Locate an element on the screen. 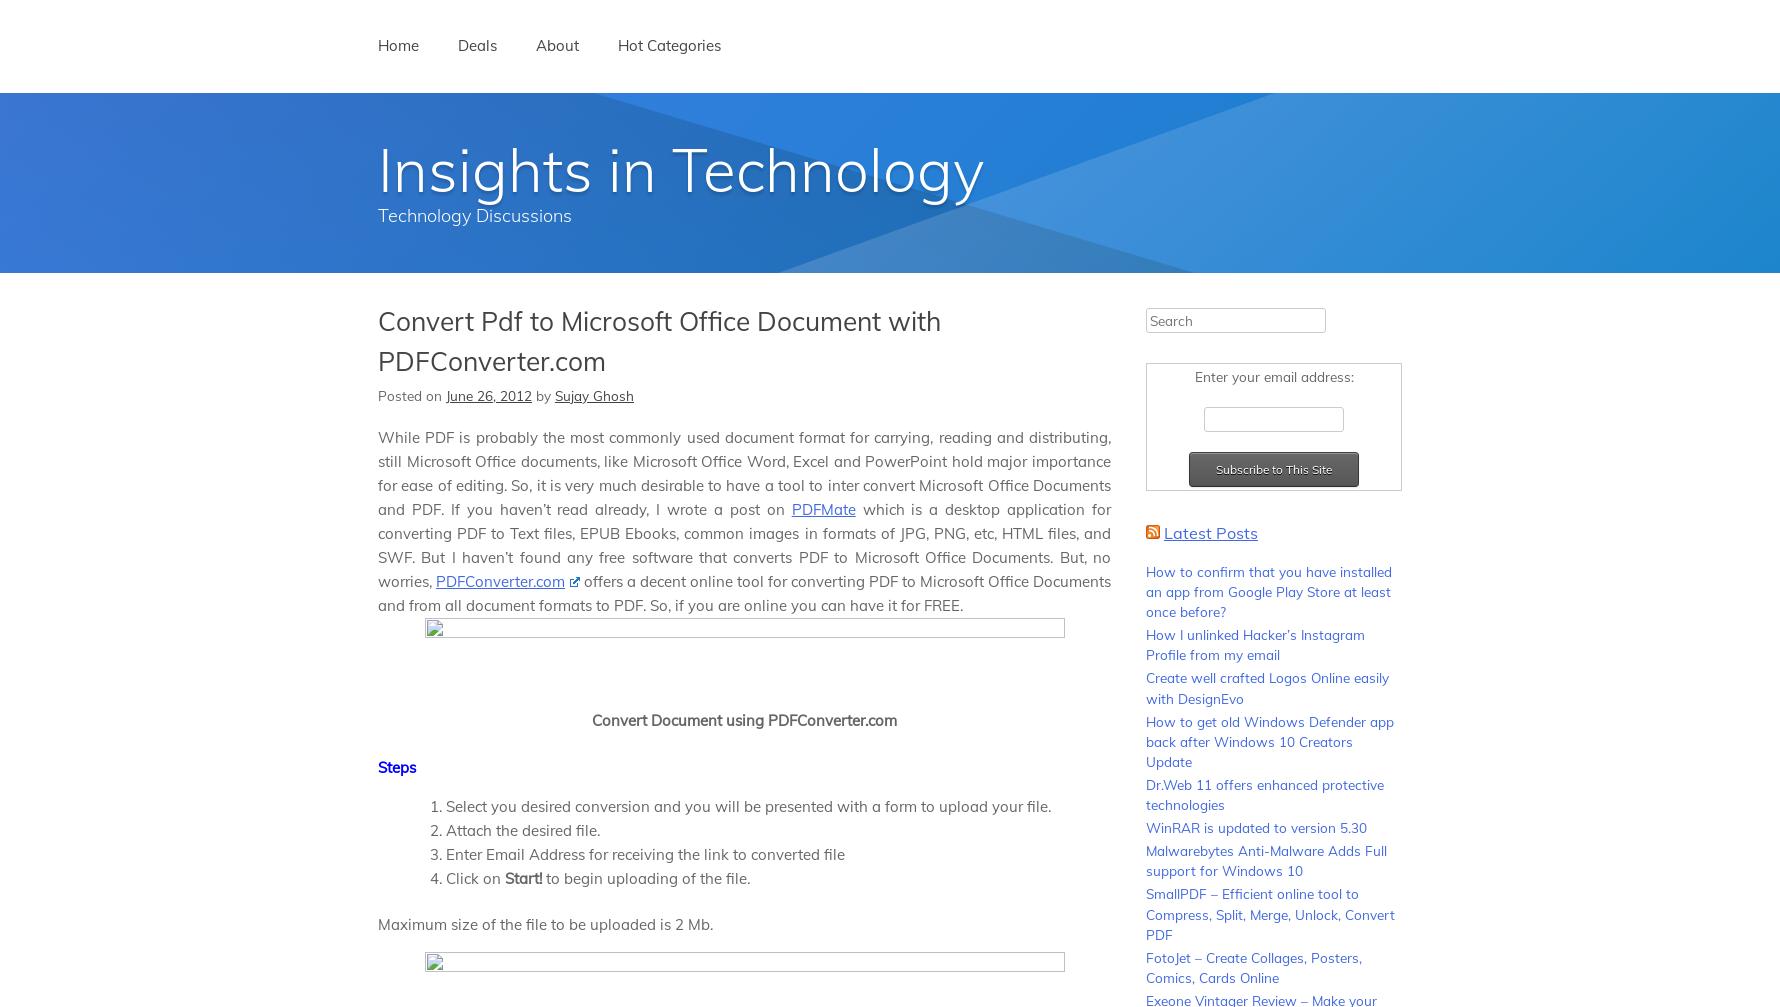 Image resolution: width=1780 pixels, height=1007 pixels. 'Start!' is located at coordinates (521, 876).